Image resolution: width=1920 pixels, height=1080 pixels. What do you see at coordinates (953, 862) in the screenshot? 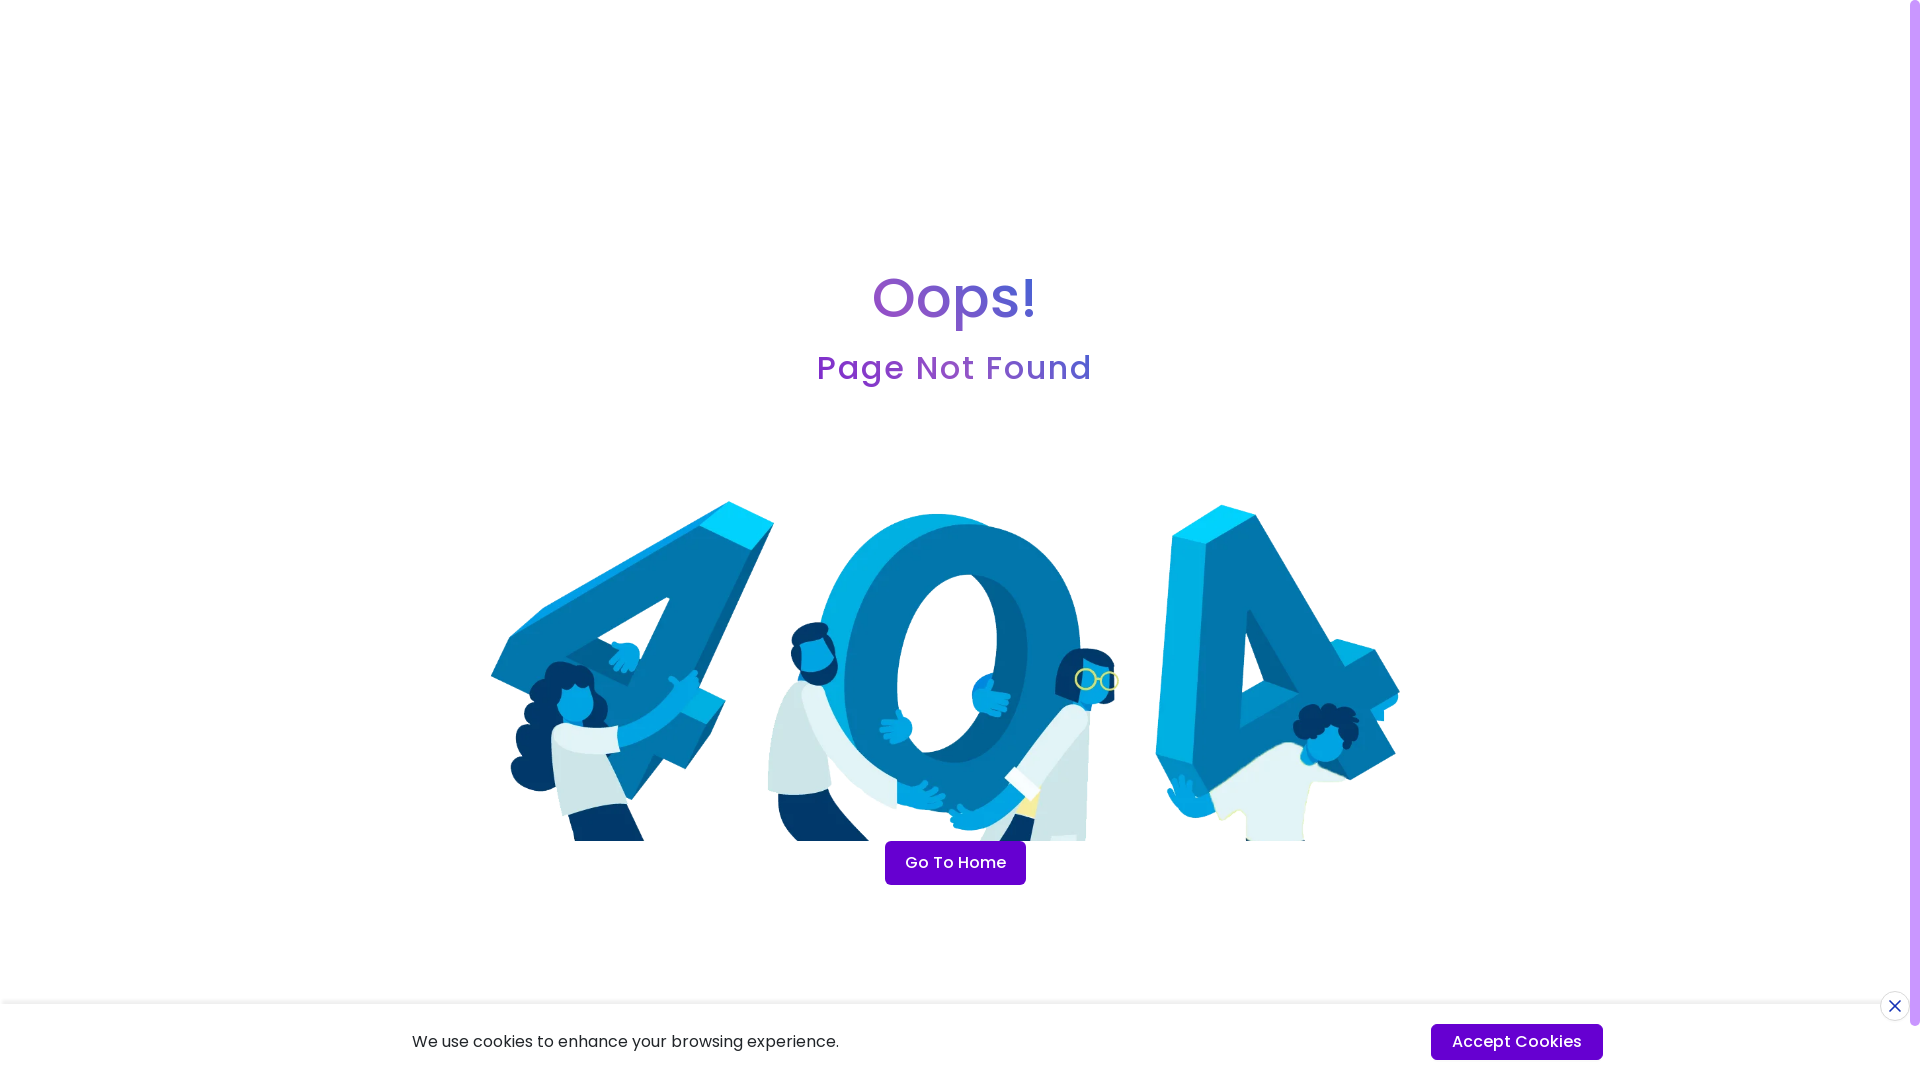
I see `'Go To Home'` at bounding box center [953, 862].